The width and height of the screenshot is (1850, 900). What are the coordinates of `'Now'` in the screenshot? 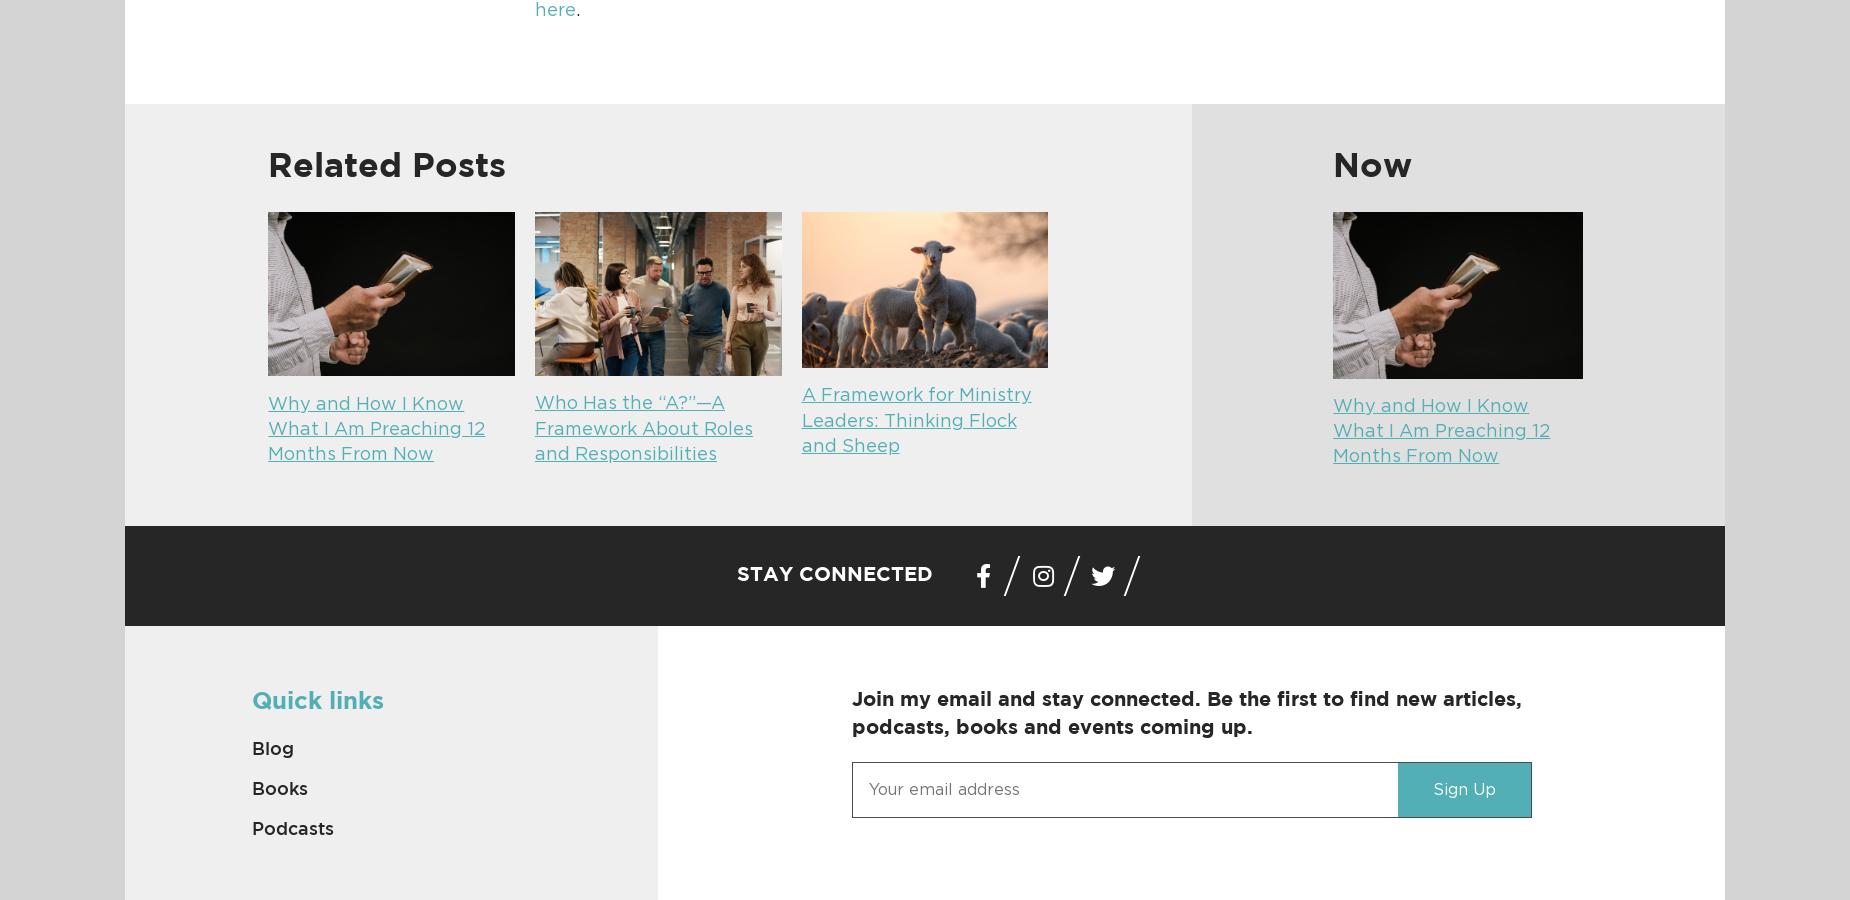 It's located at (1371, 165).